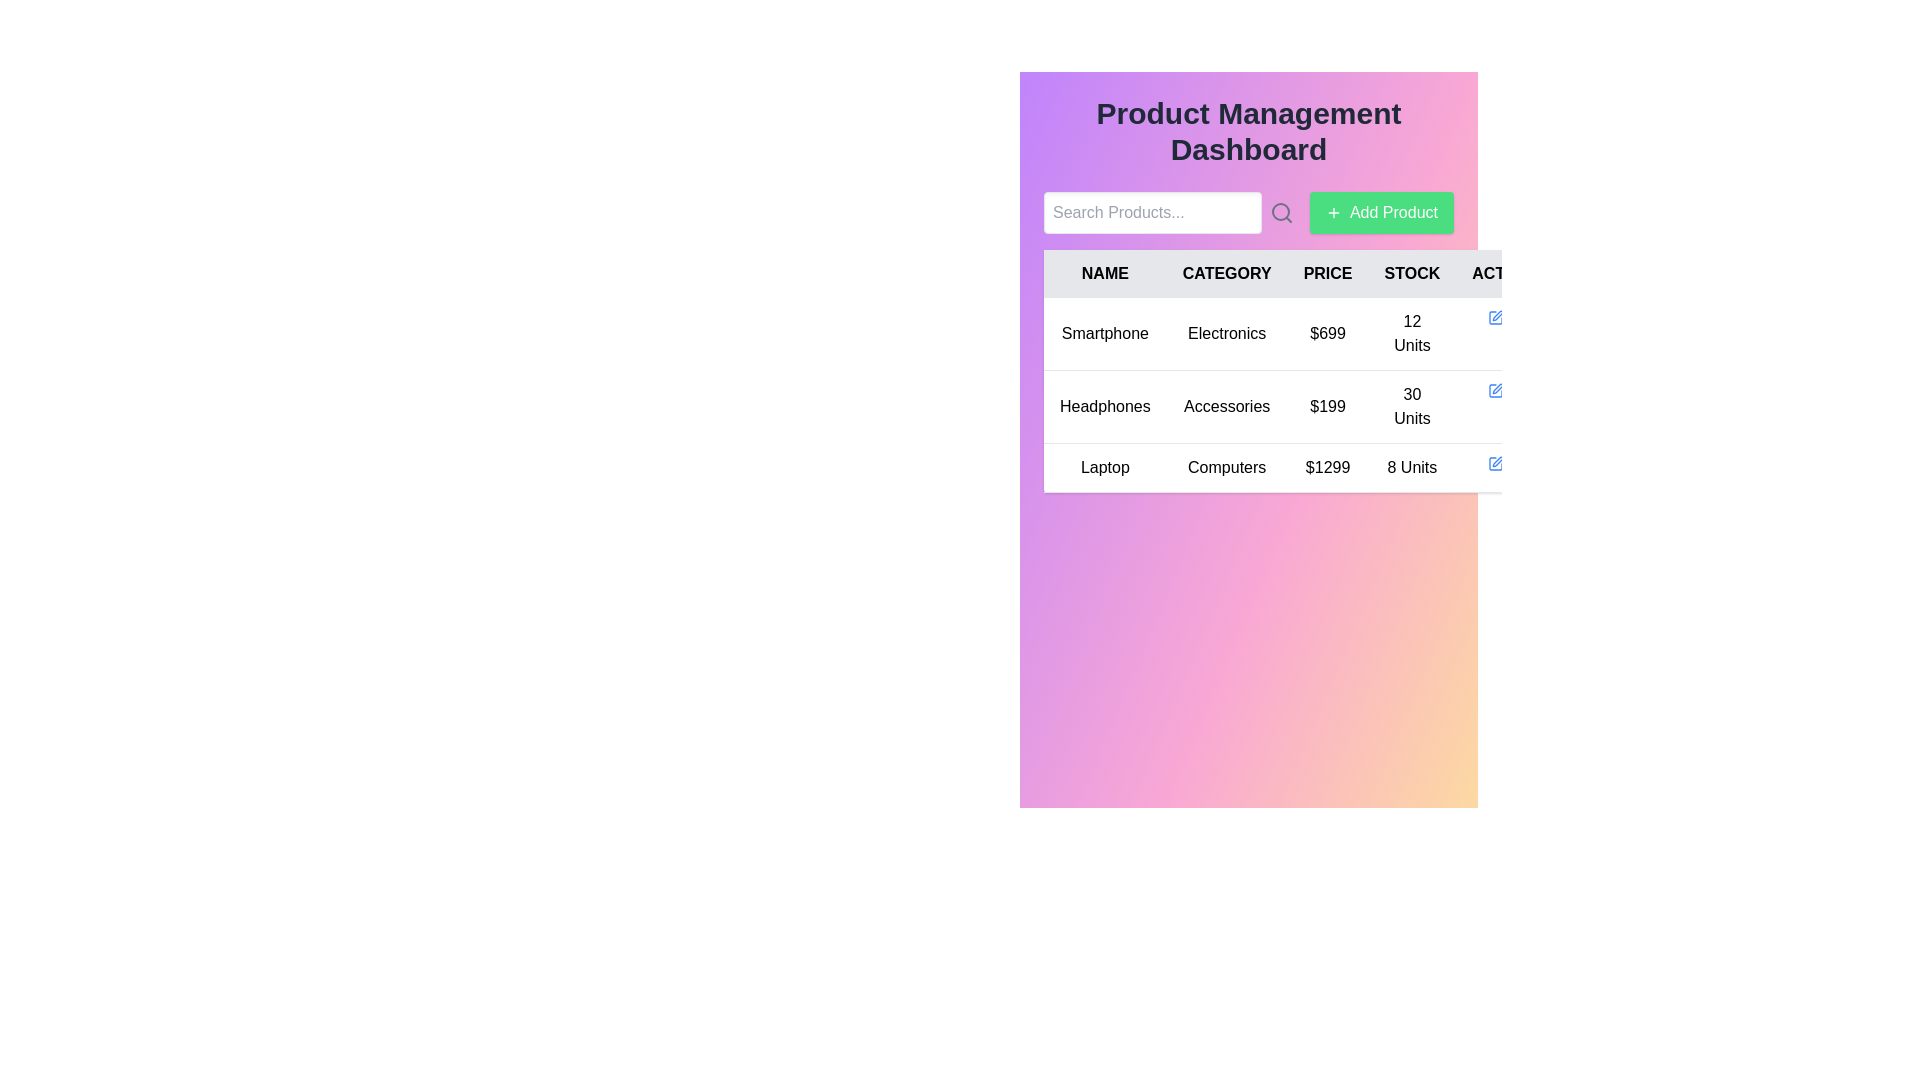 Image resolution: width=1920 pixels, height=1080 pixels. Describe the element at coordinates (1302, 467) in the screenshot. I see `data presented in the table row containing 'Laptop' in the 'Name' column, 'Computers' in the 'Category' column, '$1299' in the 'Price' column, and '8 Units' in the 'Stock' column, along with the edit icon represented as a blue pen` at that location.